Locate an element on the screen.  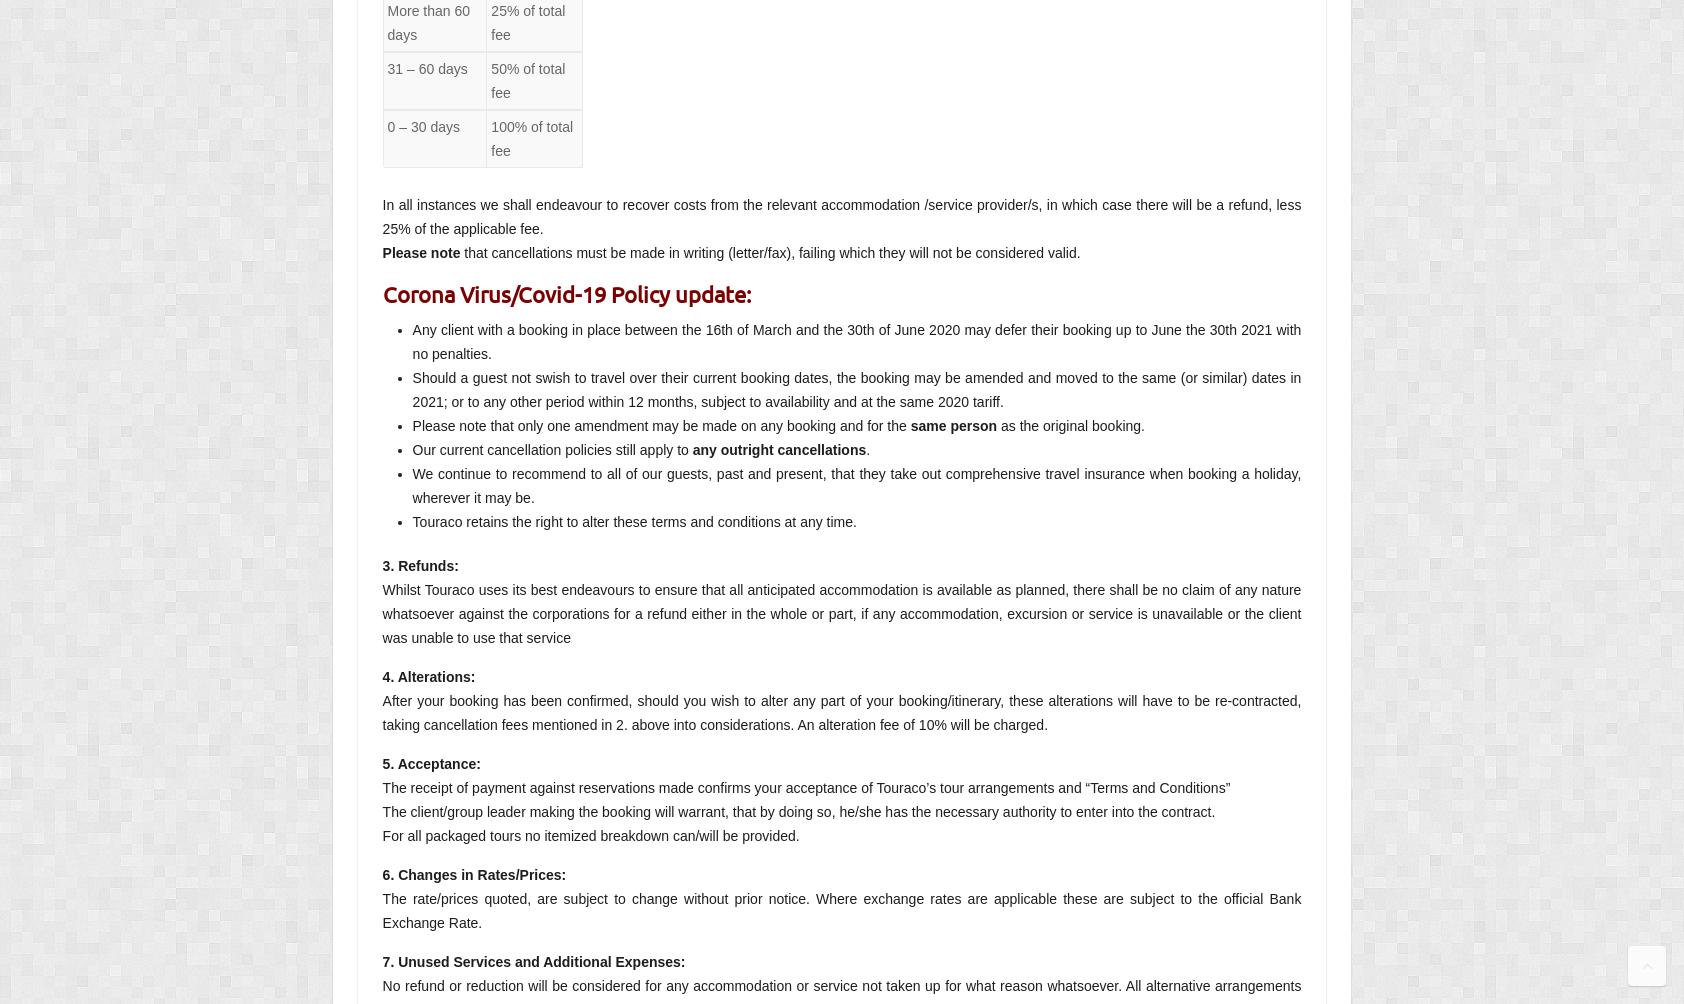
'any outright cancellations' is located at coordinates (779, 448).